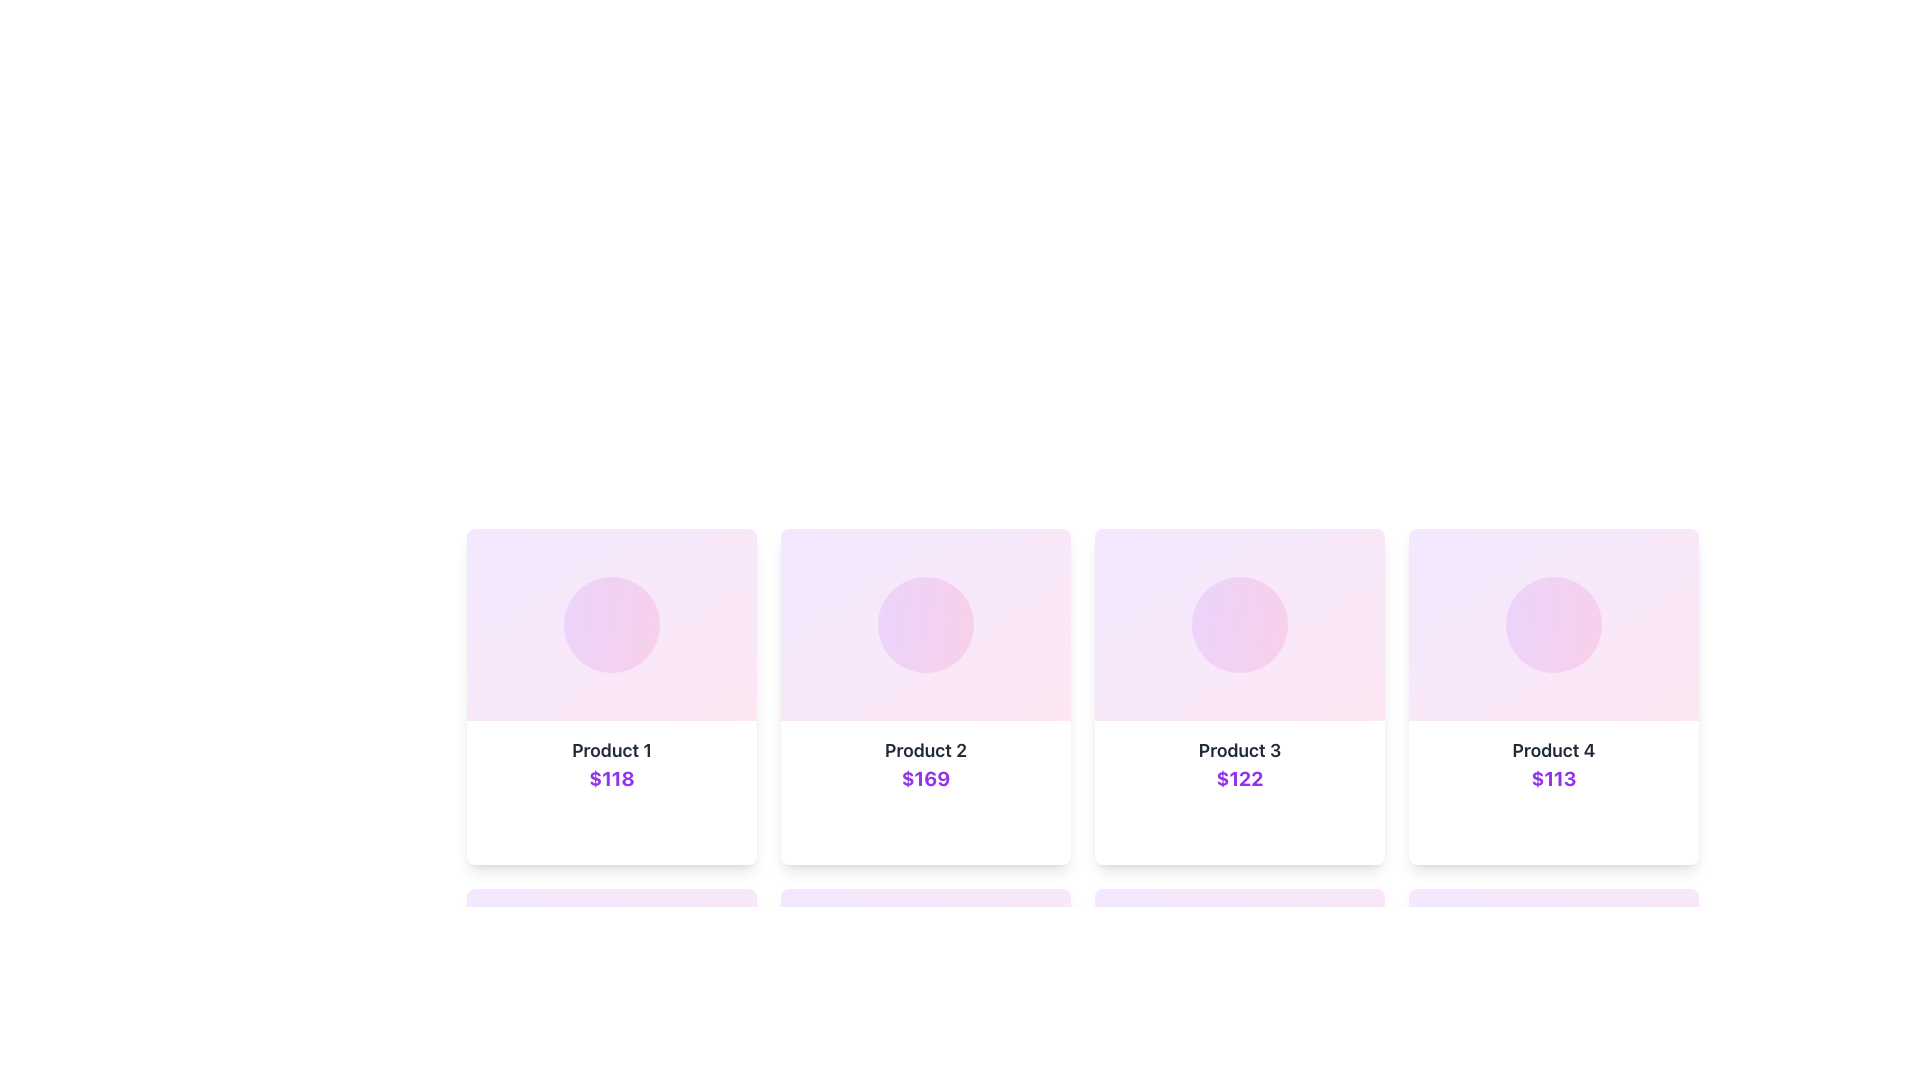  I want to click on the fourth product card in the horizontal grid layout, so click(1553, 696).